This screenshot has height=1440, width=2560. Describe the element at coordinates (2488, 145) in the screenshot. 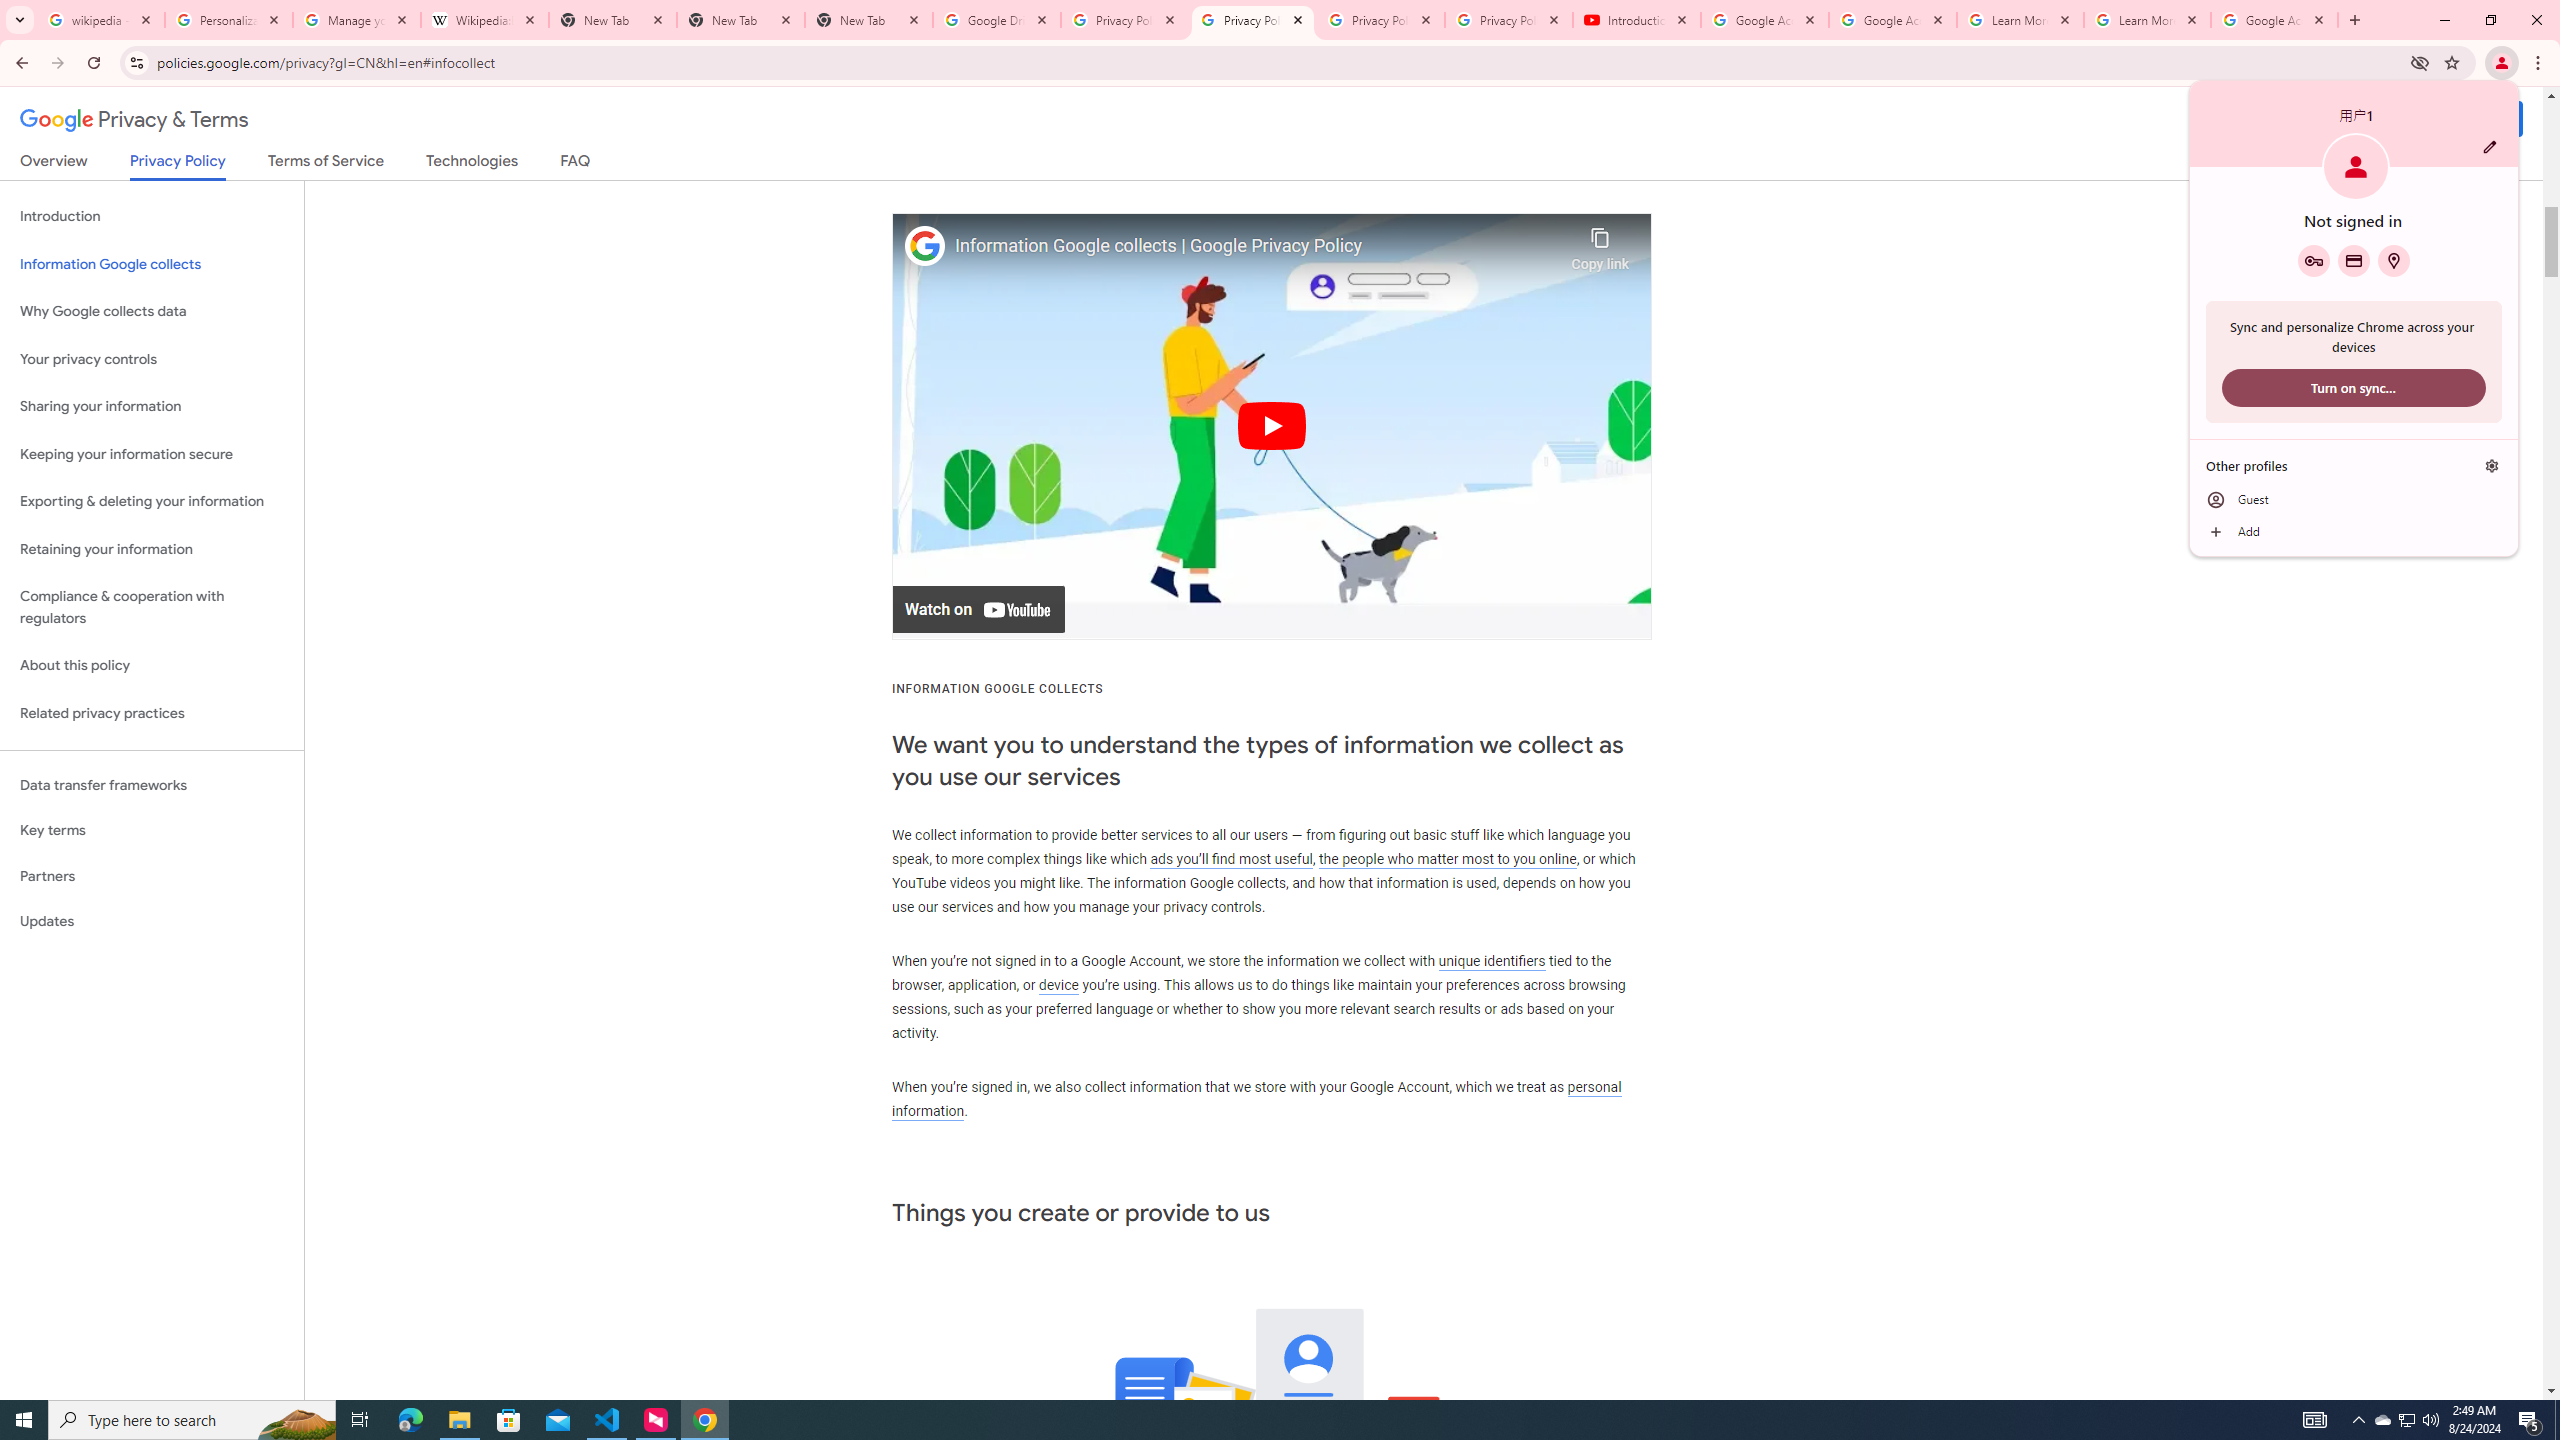

I see `'Customize profile'` at that location.